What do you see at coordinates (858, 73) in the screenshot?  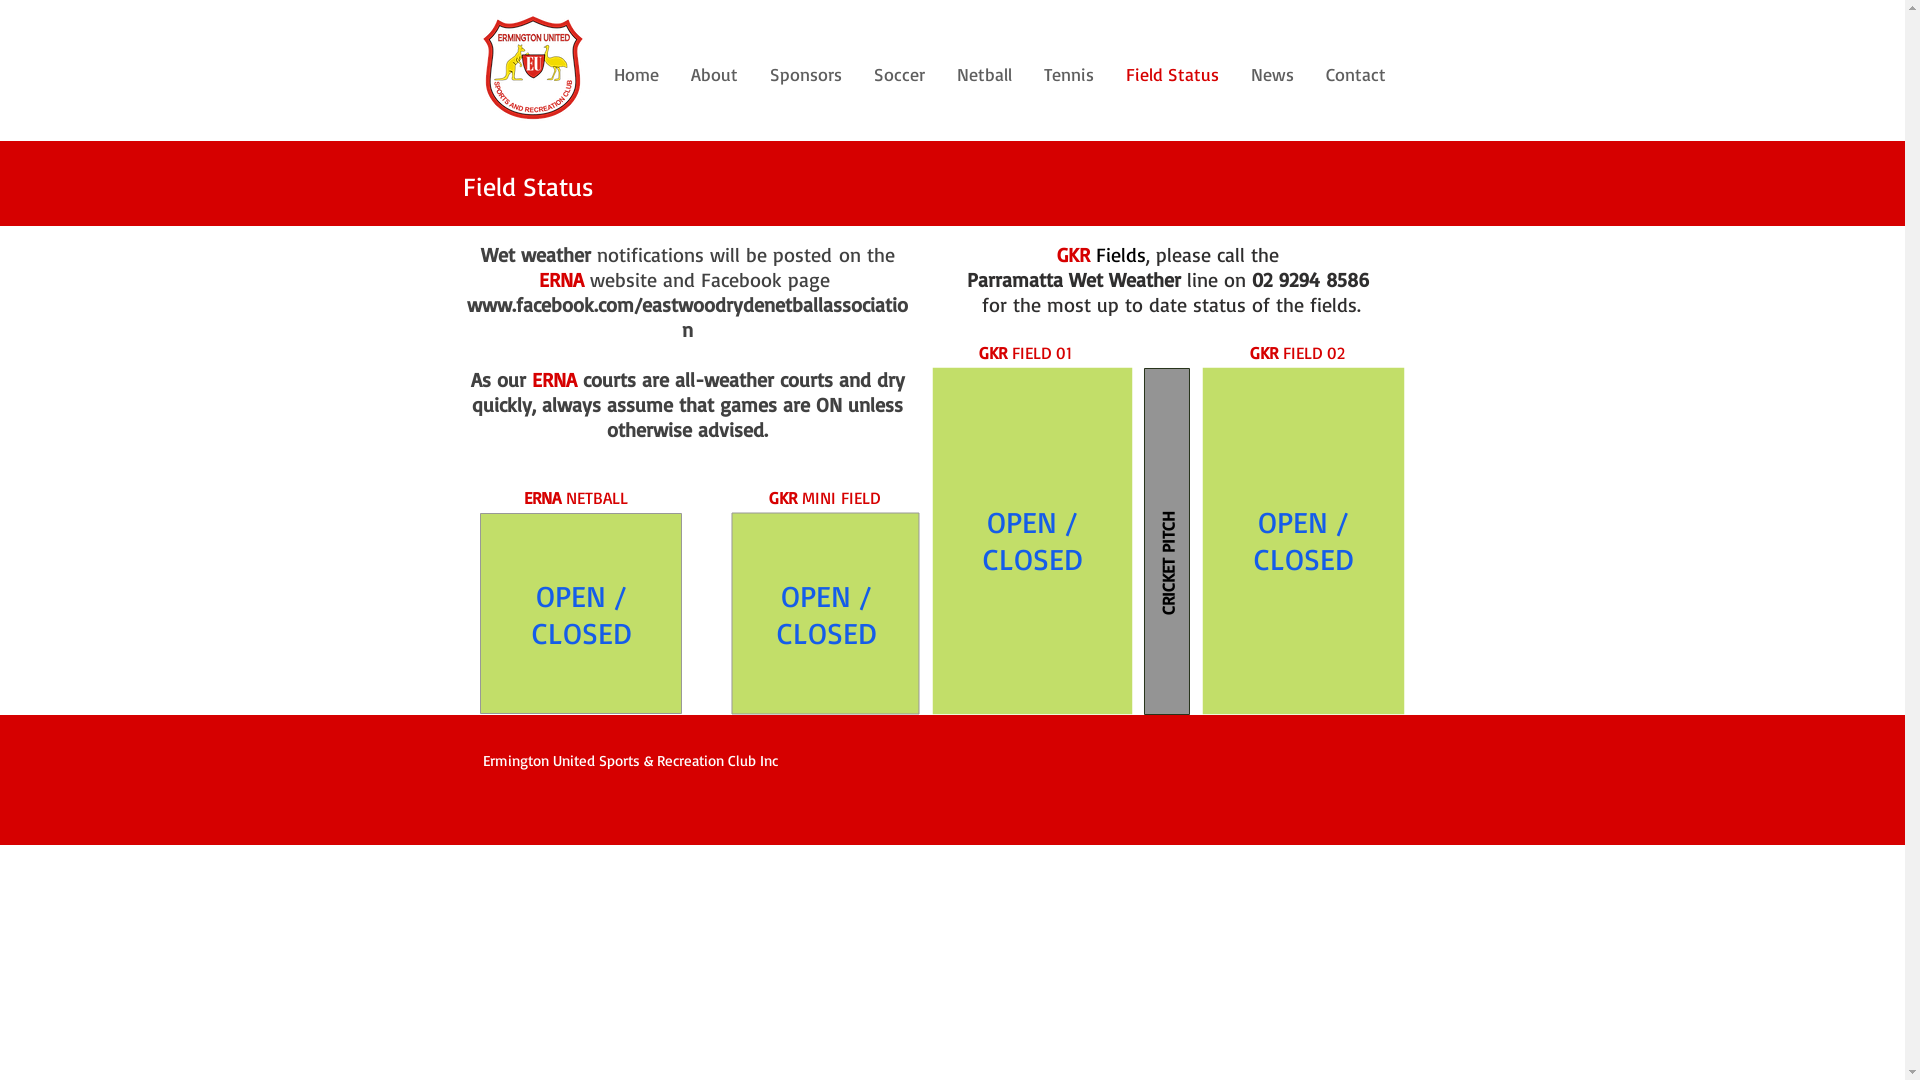 I see `'Soccer'` at bounding box center [858, 73].